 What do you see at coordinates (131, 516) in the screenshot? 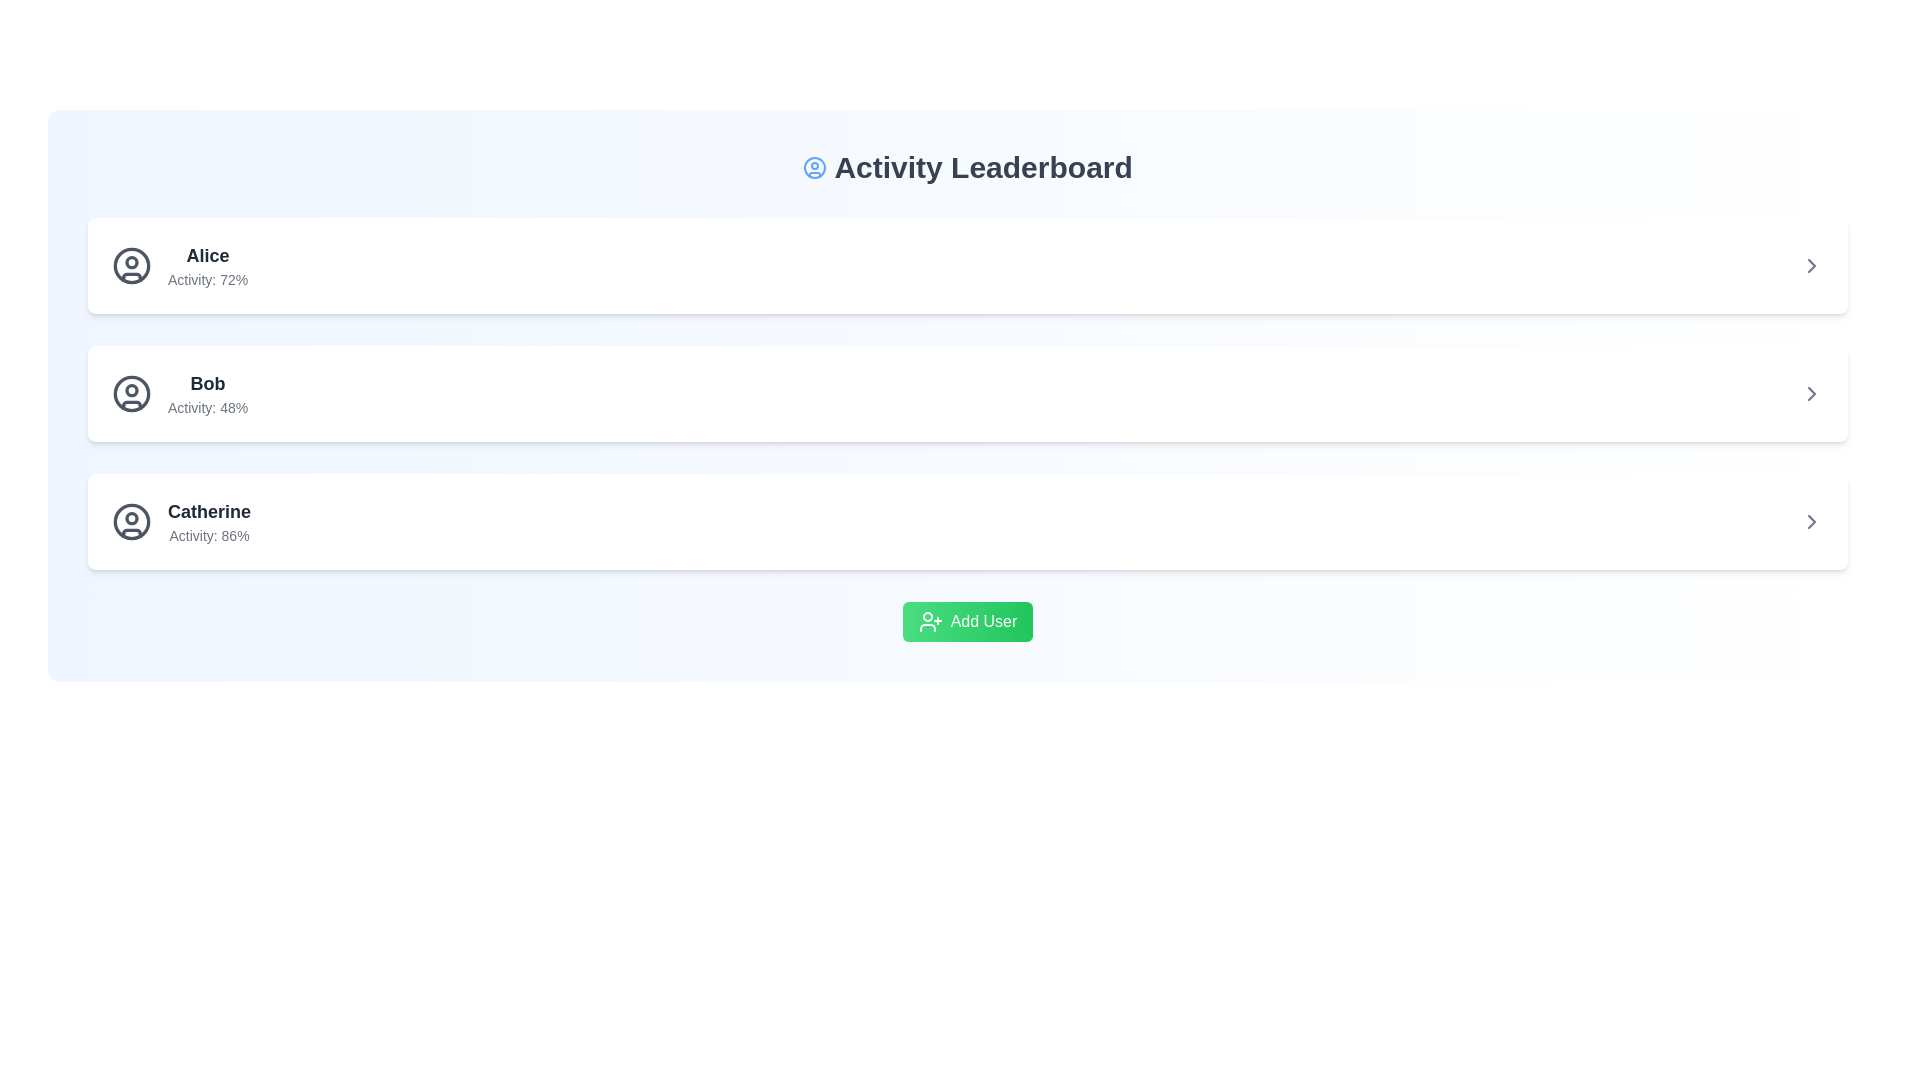
I see `the small circular shape representing the user silhouette in the profile icon, located to the left of the label 'Catherine' in the leaderboard` at bounding box center [131, 516].